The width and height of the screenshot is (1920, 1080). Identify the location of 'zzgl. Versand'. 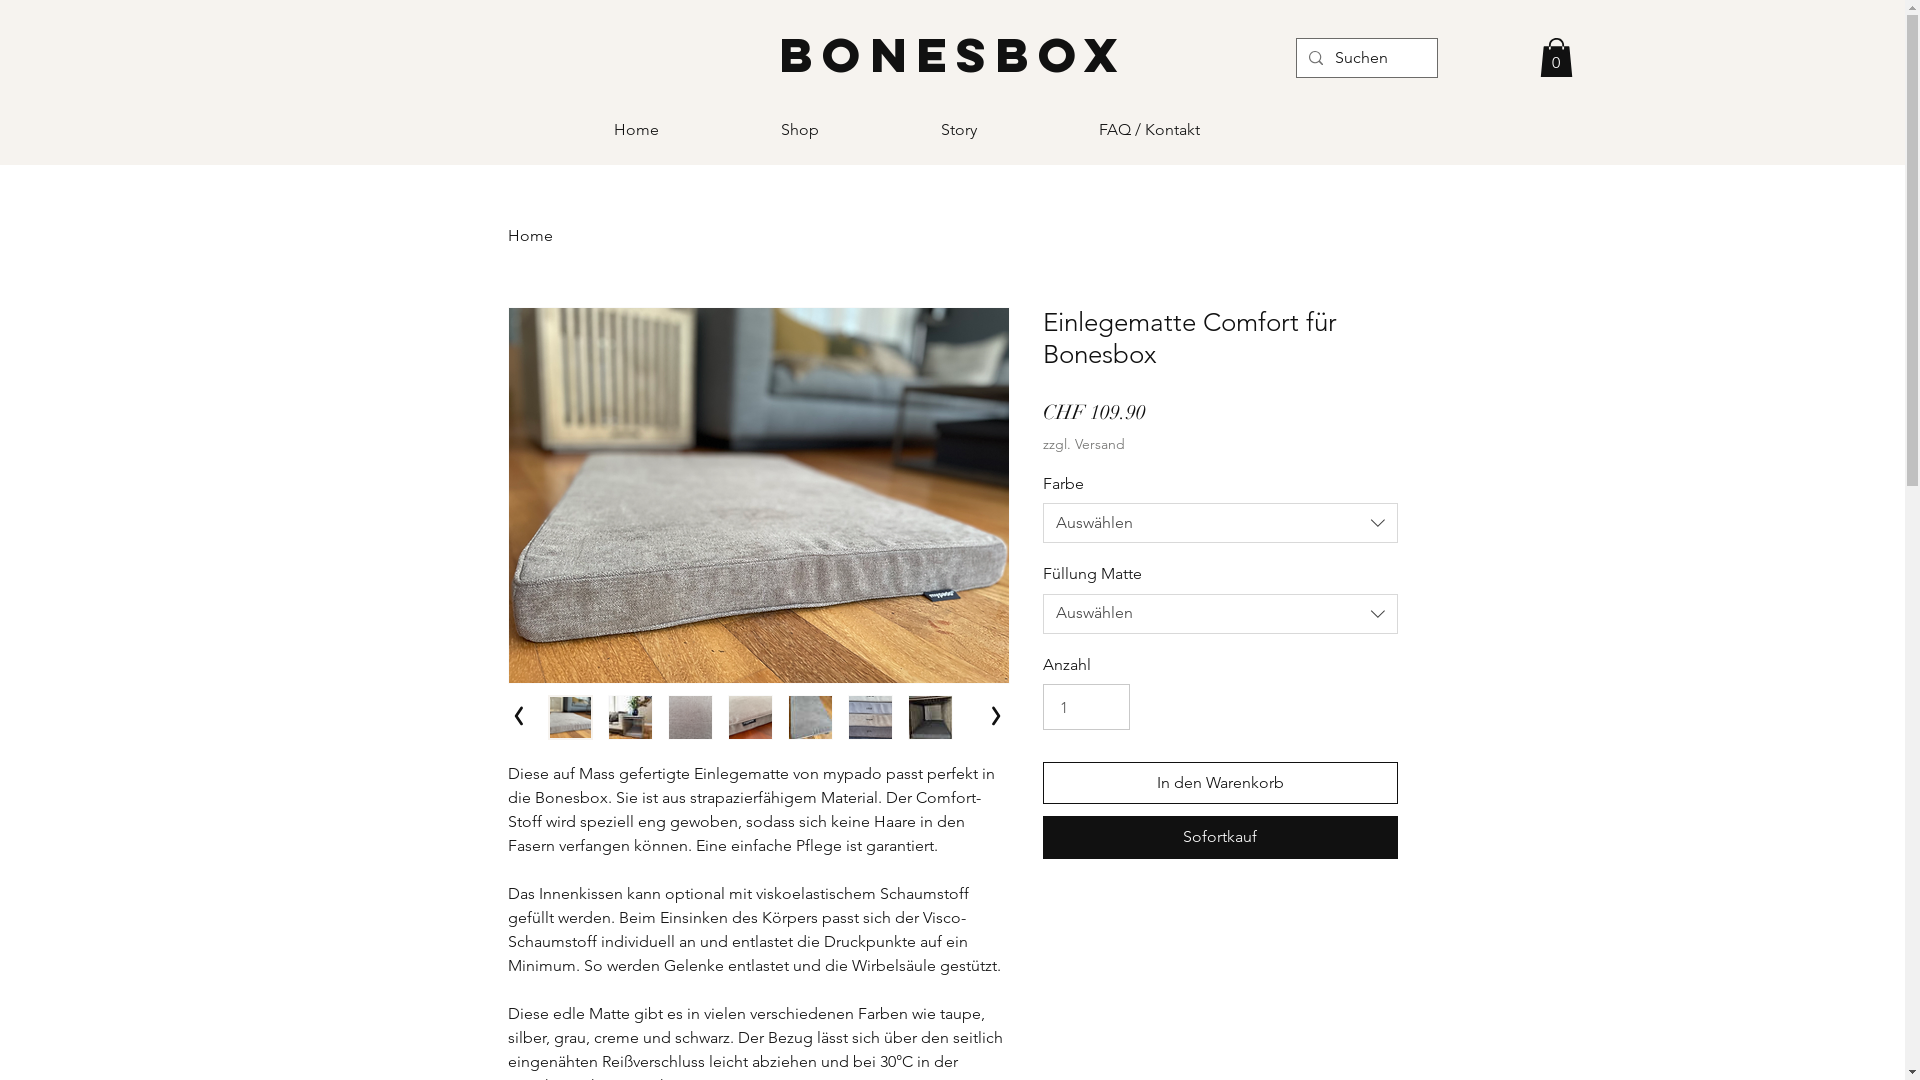
(1082, 442).